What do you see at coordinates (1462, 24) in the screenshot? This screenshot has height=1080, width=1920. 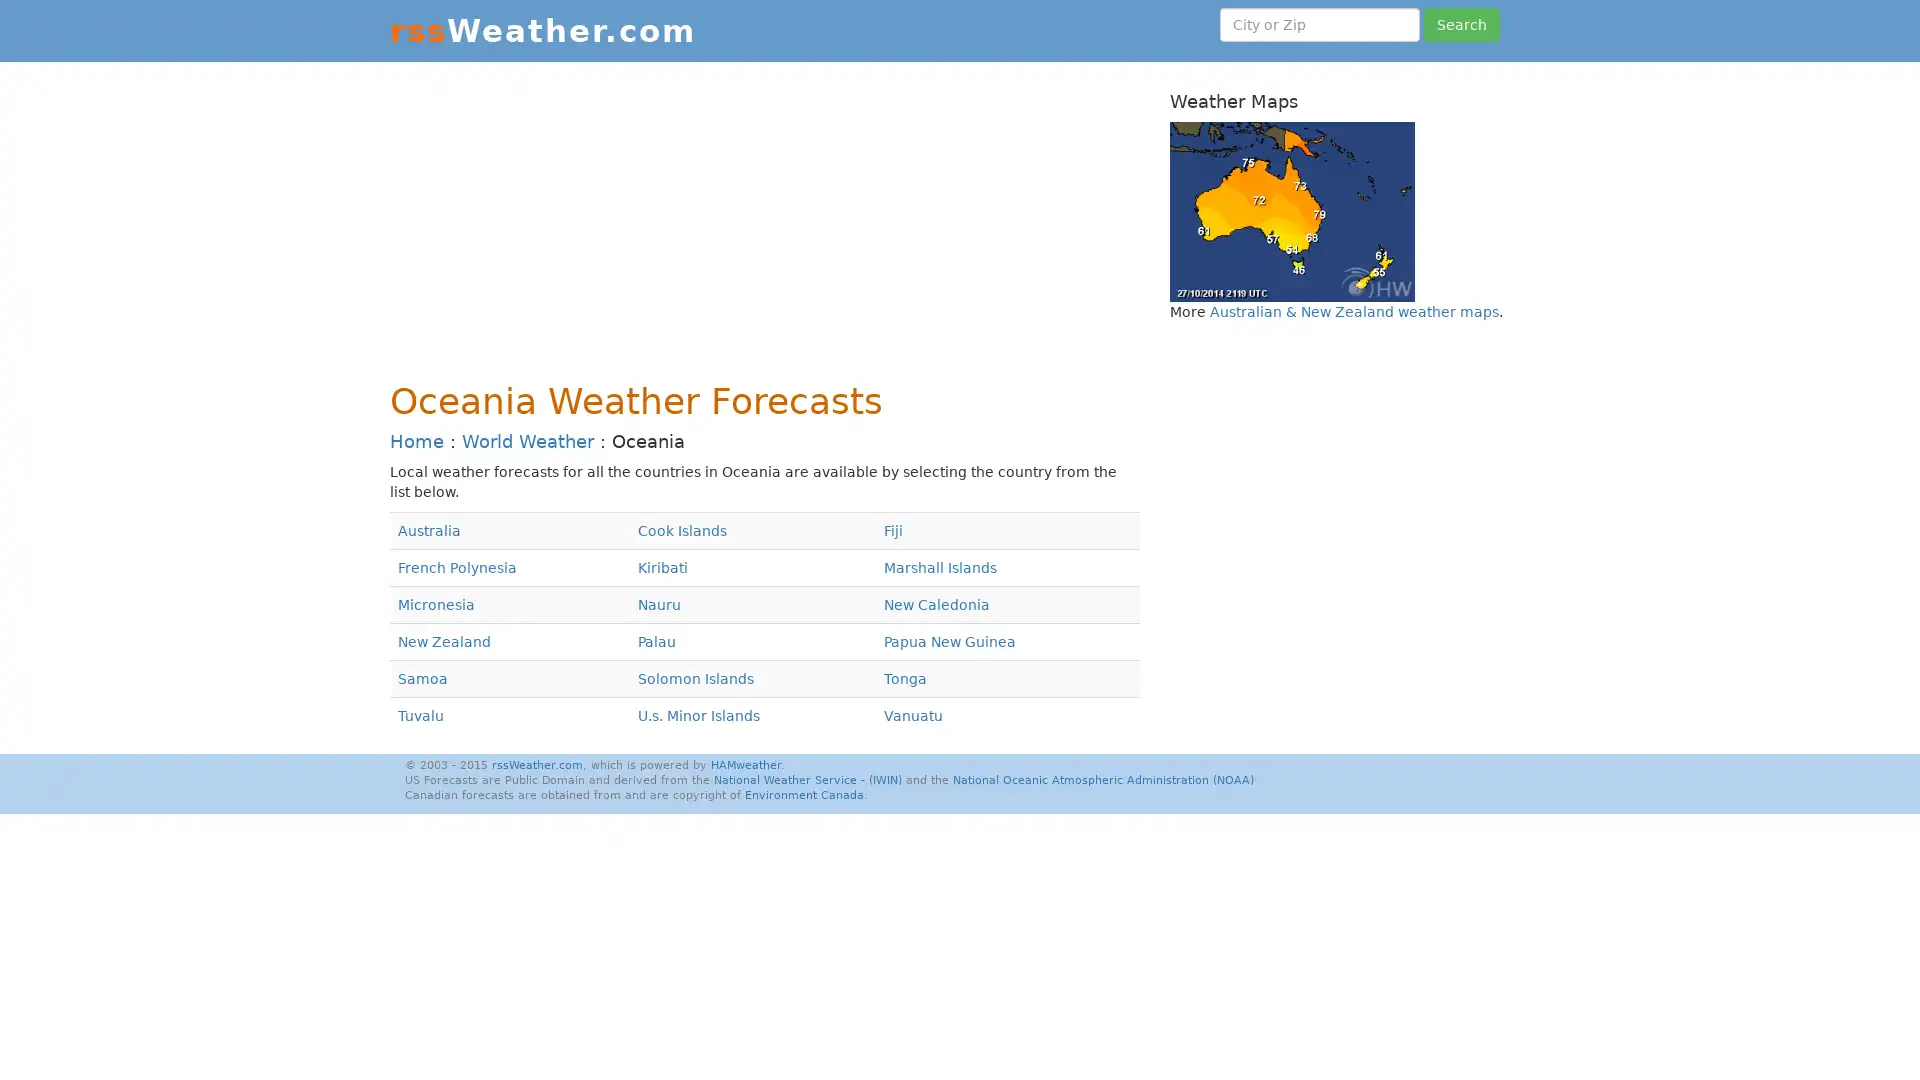 I see `Search` at bounding box center [1462, 24].